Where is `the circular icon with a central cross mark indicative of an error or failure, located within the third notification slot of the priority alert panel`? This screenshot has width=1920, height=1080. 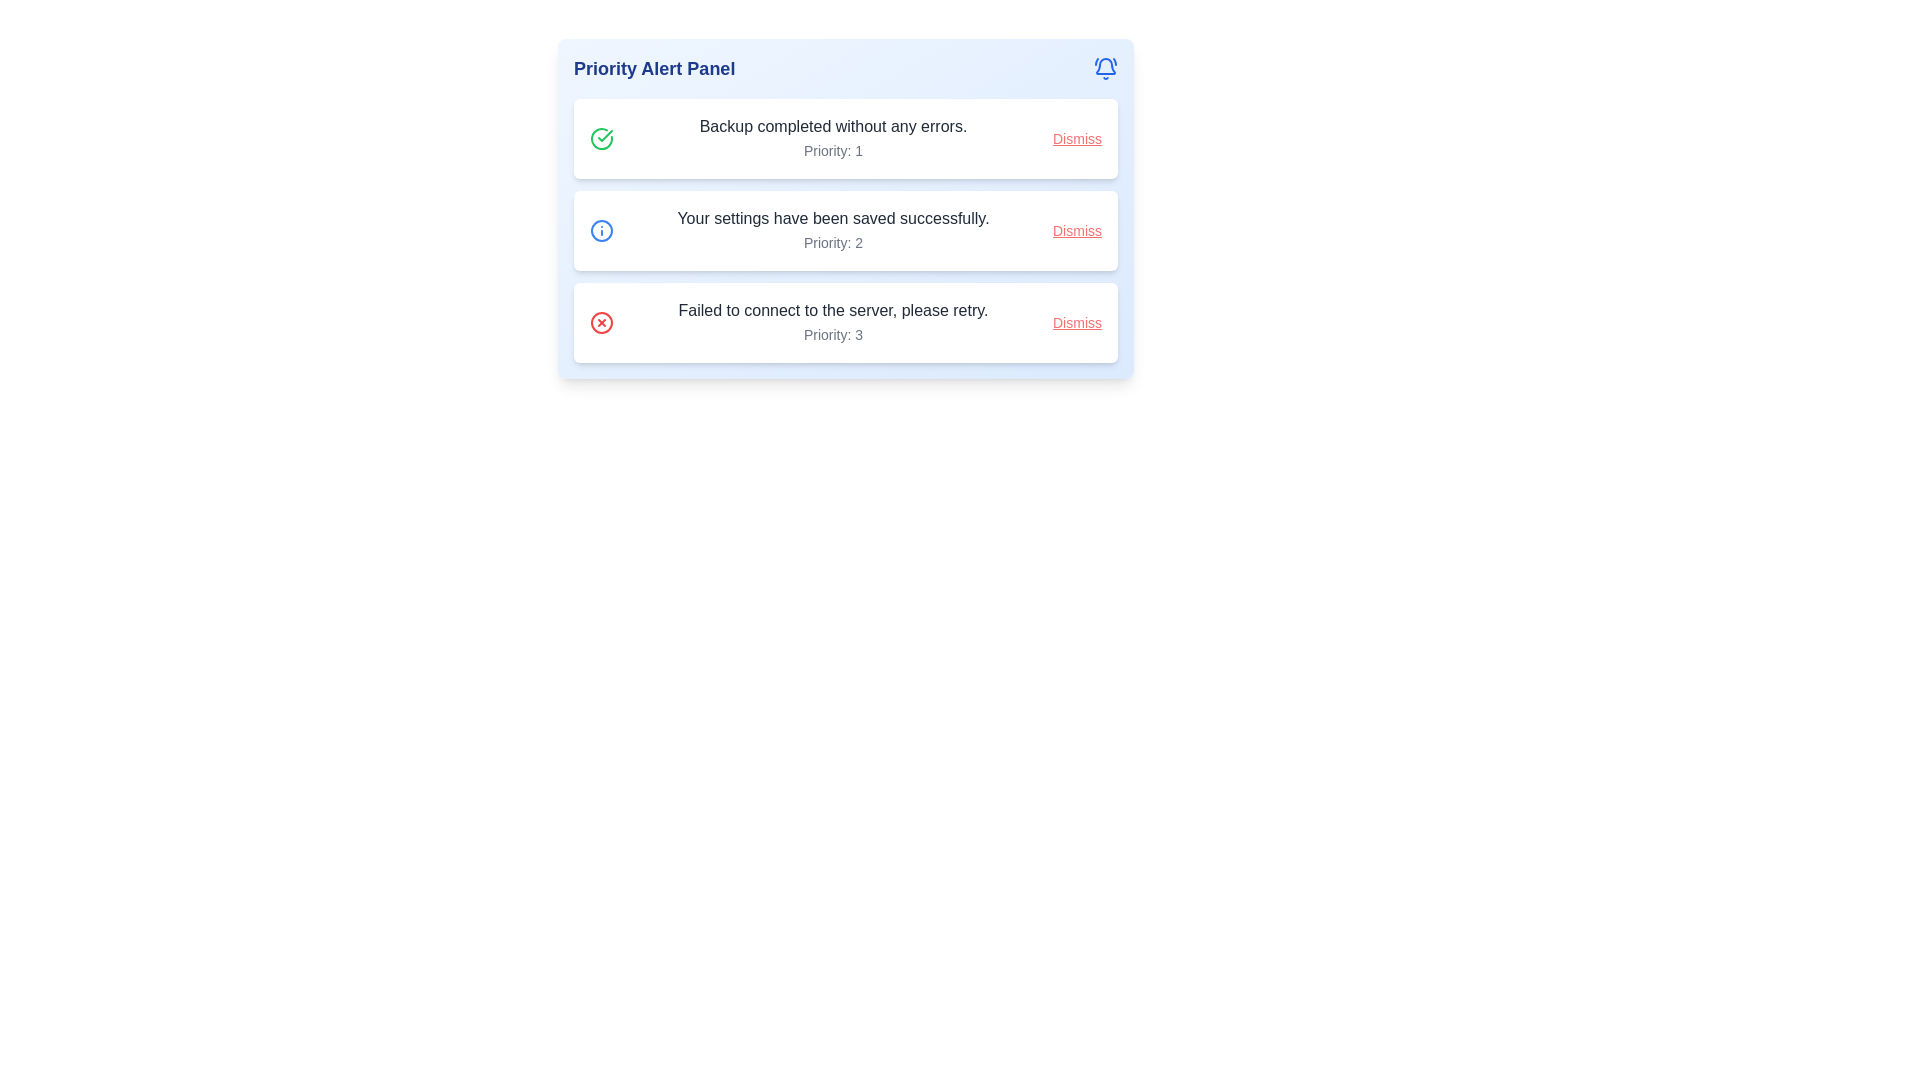 the circular icon with a central cross mark indicative of an error or failure, located within the third notification slot of the priority alert panel is located at coordinates (600, 322).